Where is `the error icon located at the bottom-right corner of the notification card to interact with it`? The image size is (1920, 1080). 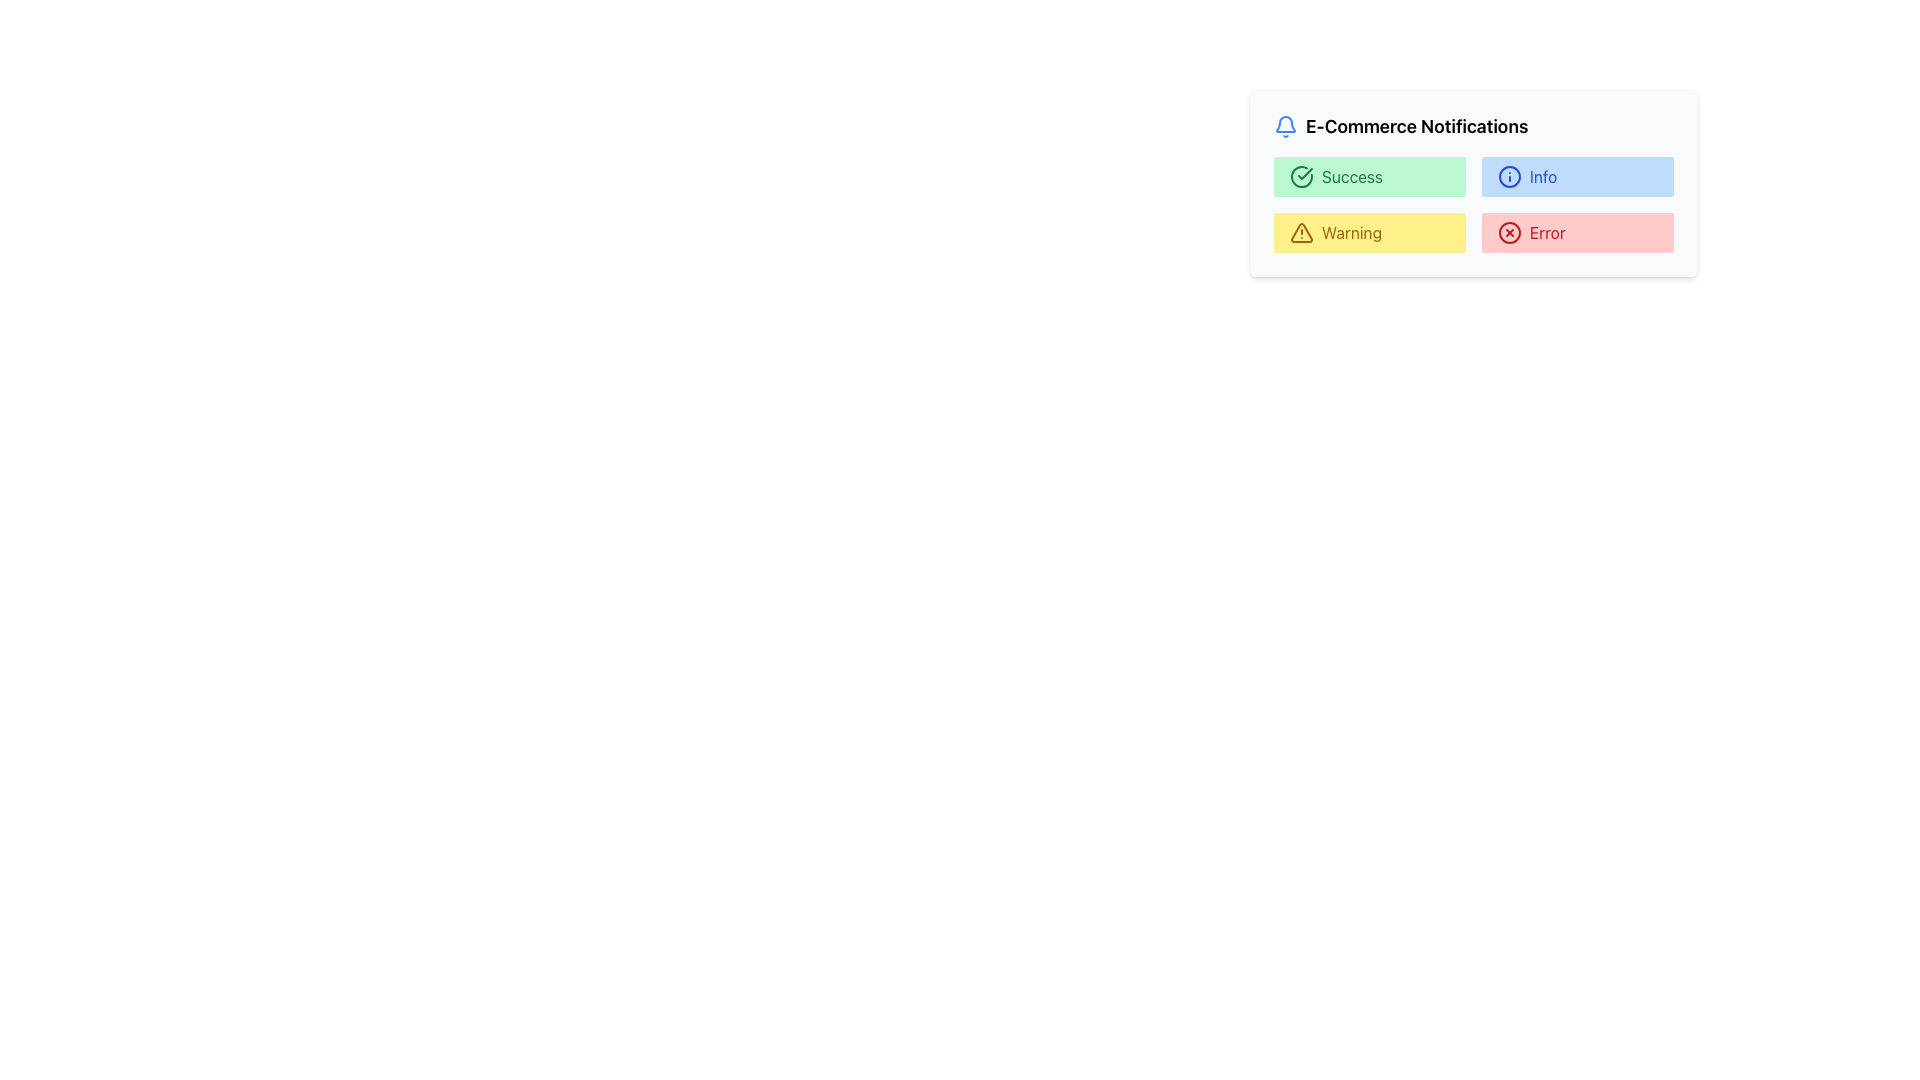
the error icon located at the bottom-right corner of the notification card to interact with it is located at coordinates (1510, 231).